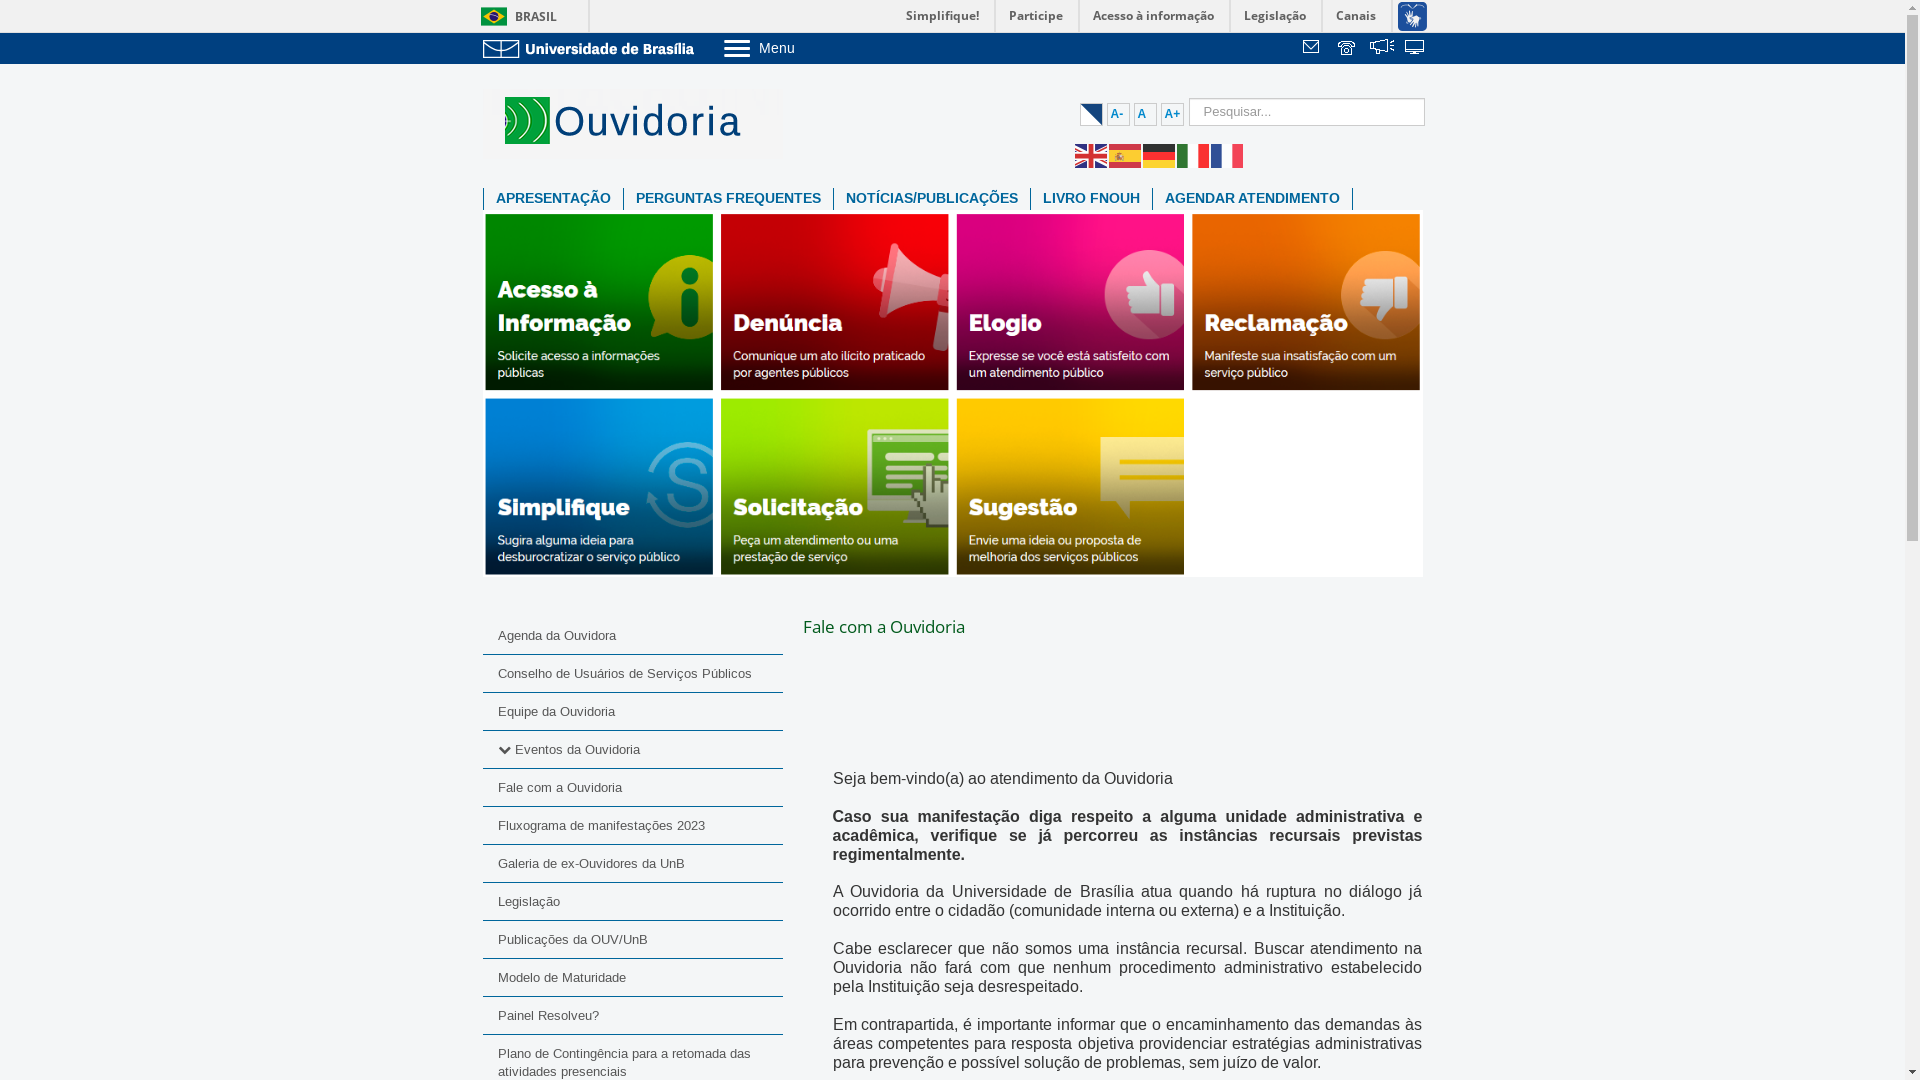 The image size is (1920, 1080). Describe the element at coordinates (1193, 153) in the screenshot. I see `'Italiano'` at that location.